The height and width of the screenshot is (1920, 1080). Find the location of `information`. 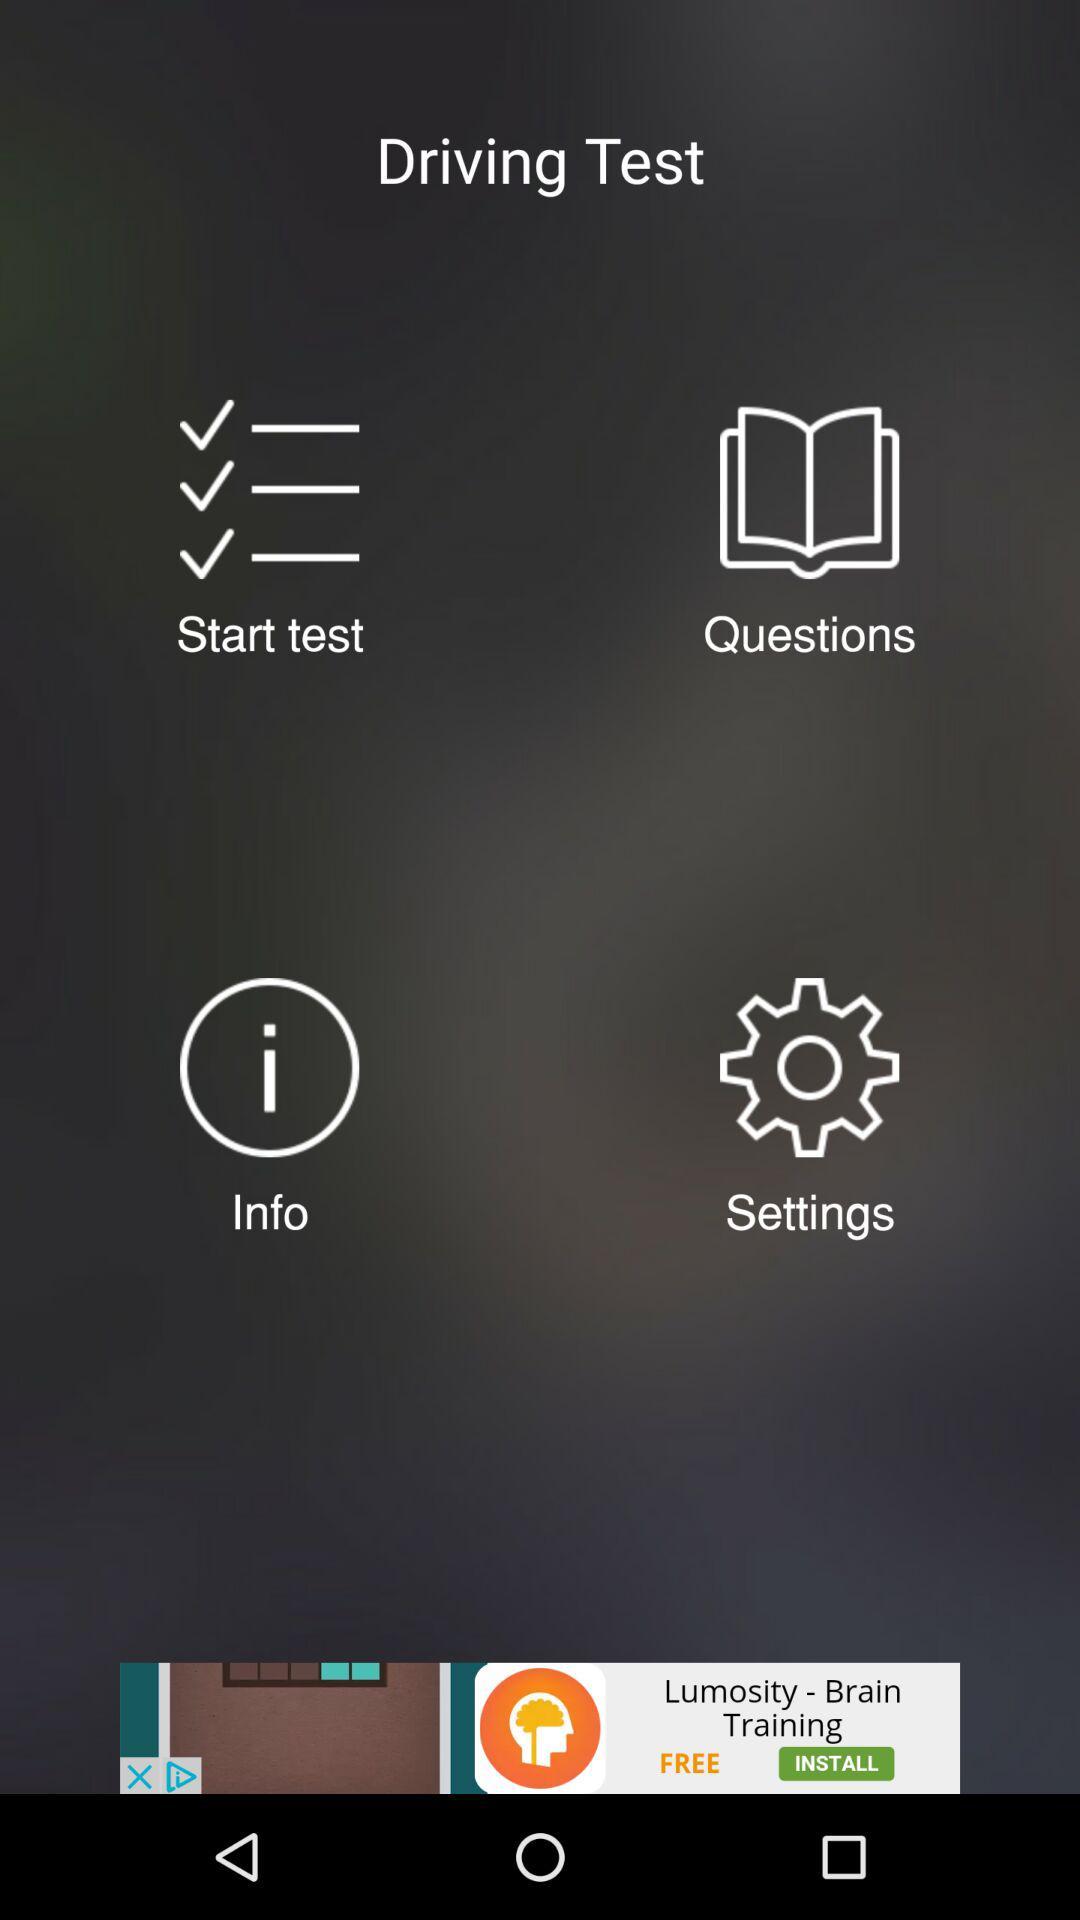

information is located at coordinates (268, 1066).